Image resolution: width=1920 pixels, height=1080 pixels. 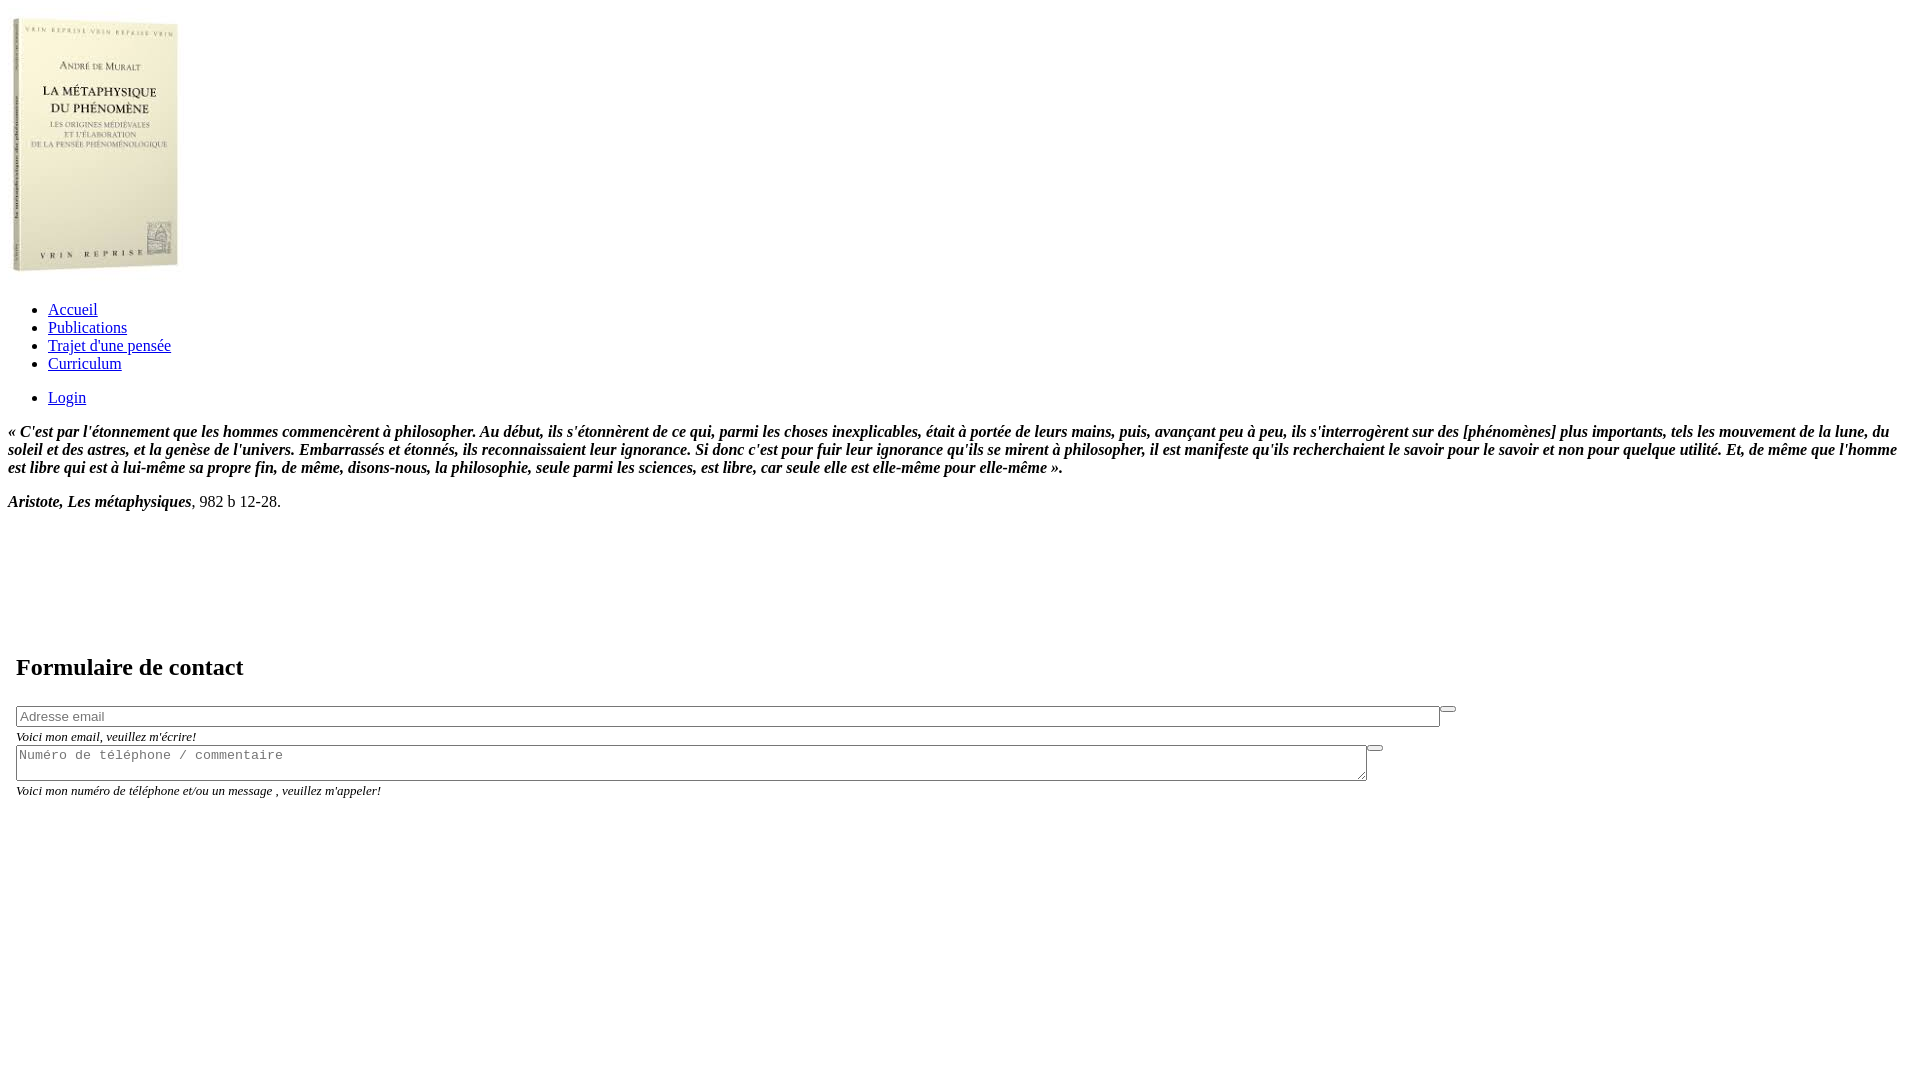 What do you see at coordinates (72, 309) in the screenshot?
I see `'Accueil'` at bounding box center [72, 309].